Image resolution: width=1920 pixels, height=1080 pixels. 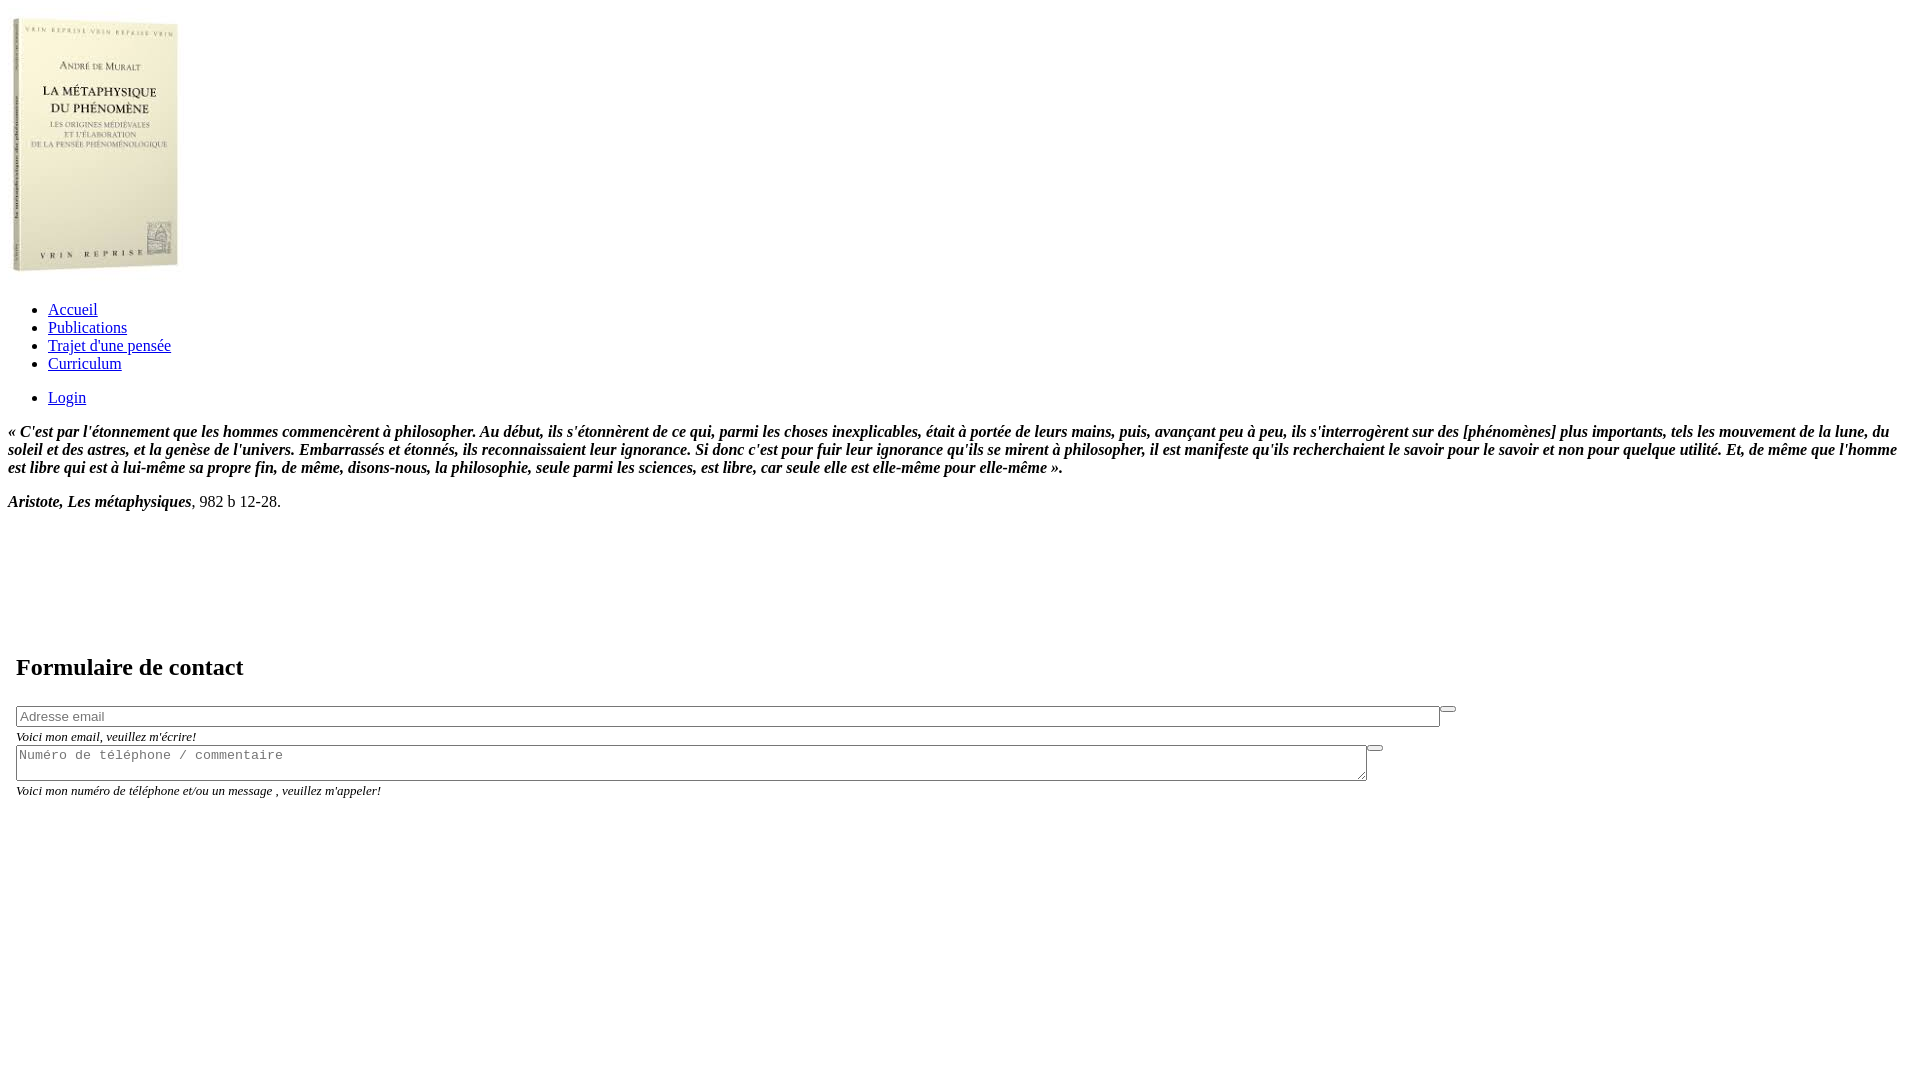 What do you see at coordinates (72, 309) in the screenshot?
I see `'Accueil'` at bounding box center [72, 309].